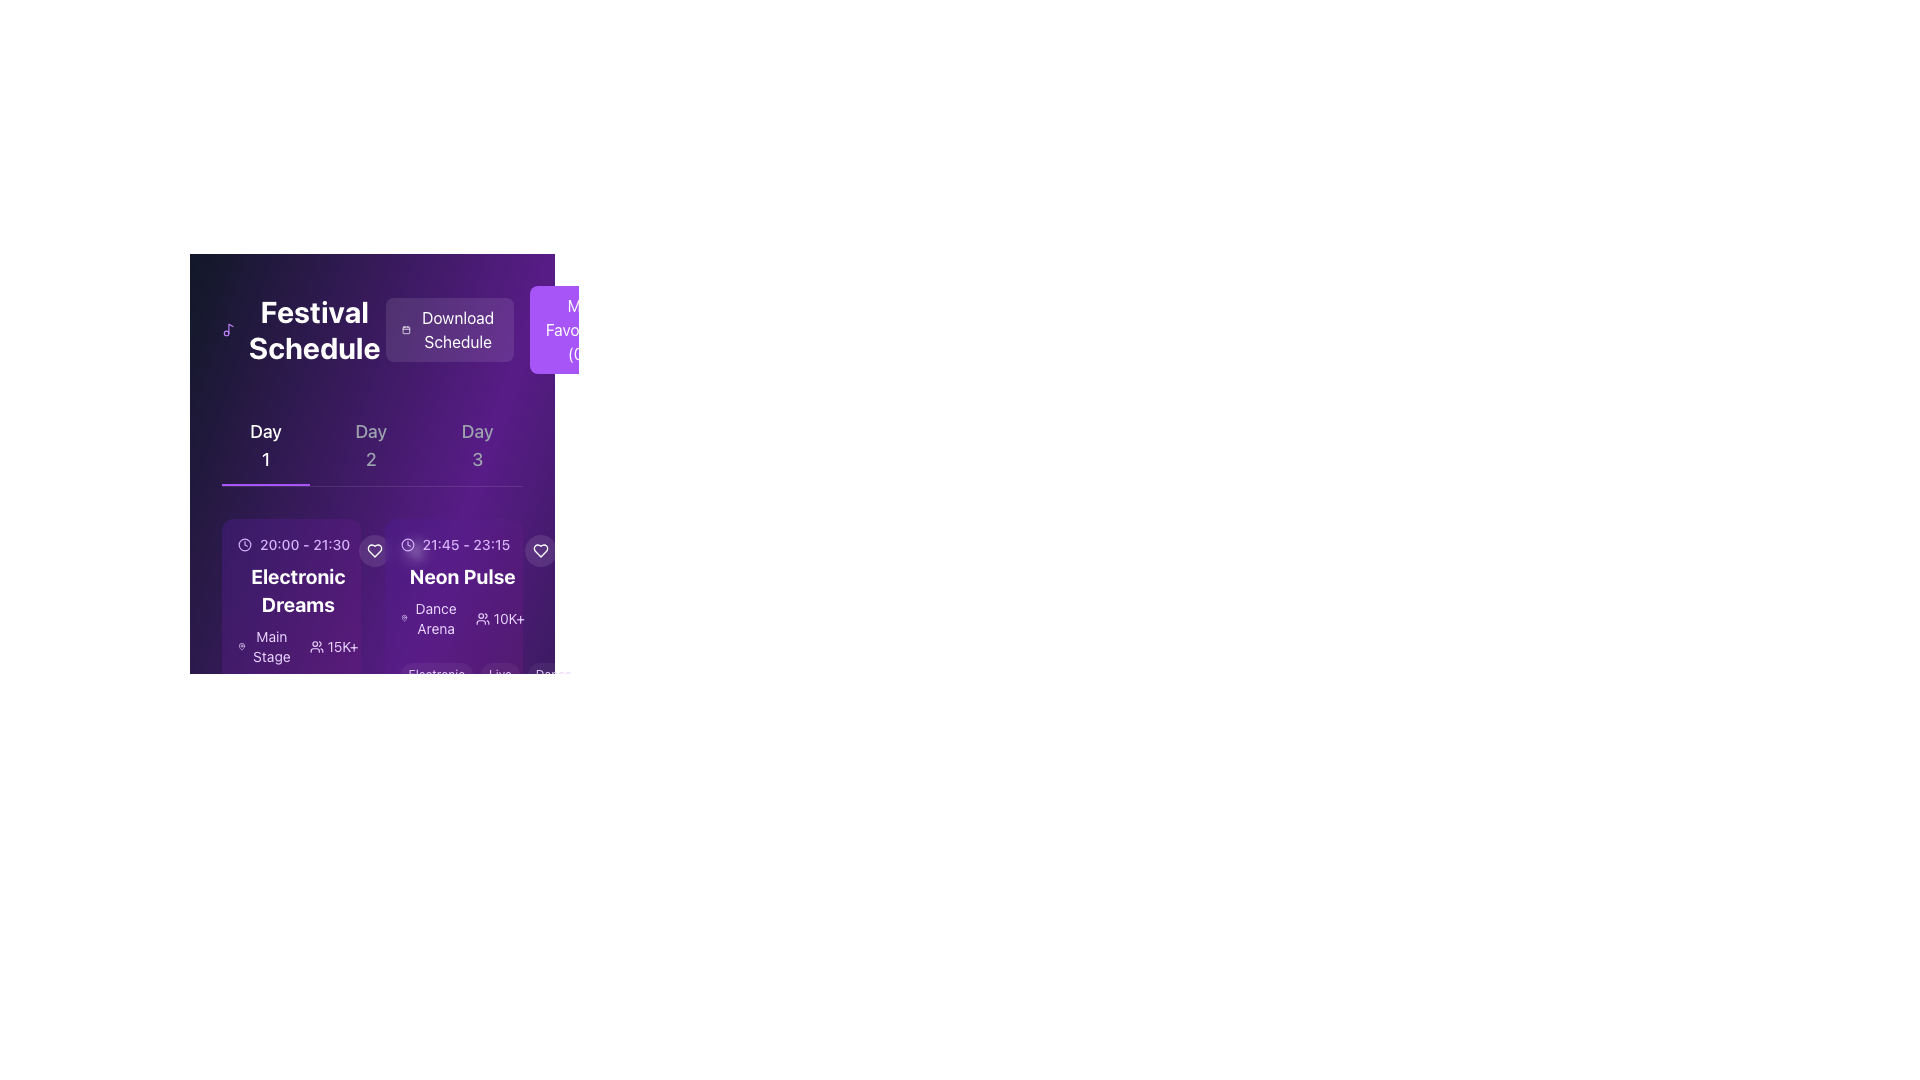 The height and width of the screenshot is (1080, 1920). I want to click on the interactive circular button for sharing the 'Neon Pulse' schedule entry from its position in the second entry card under 'Day 1', so click(413, 551).